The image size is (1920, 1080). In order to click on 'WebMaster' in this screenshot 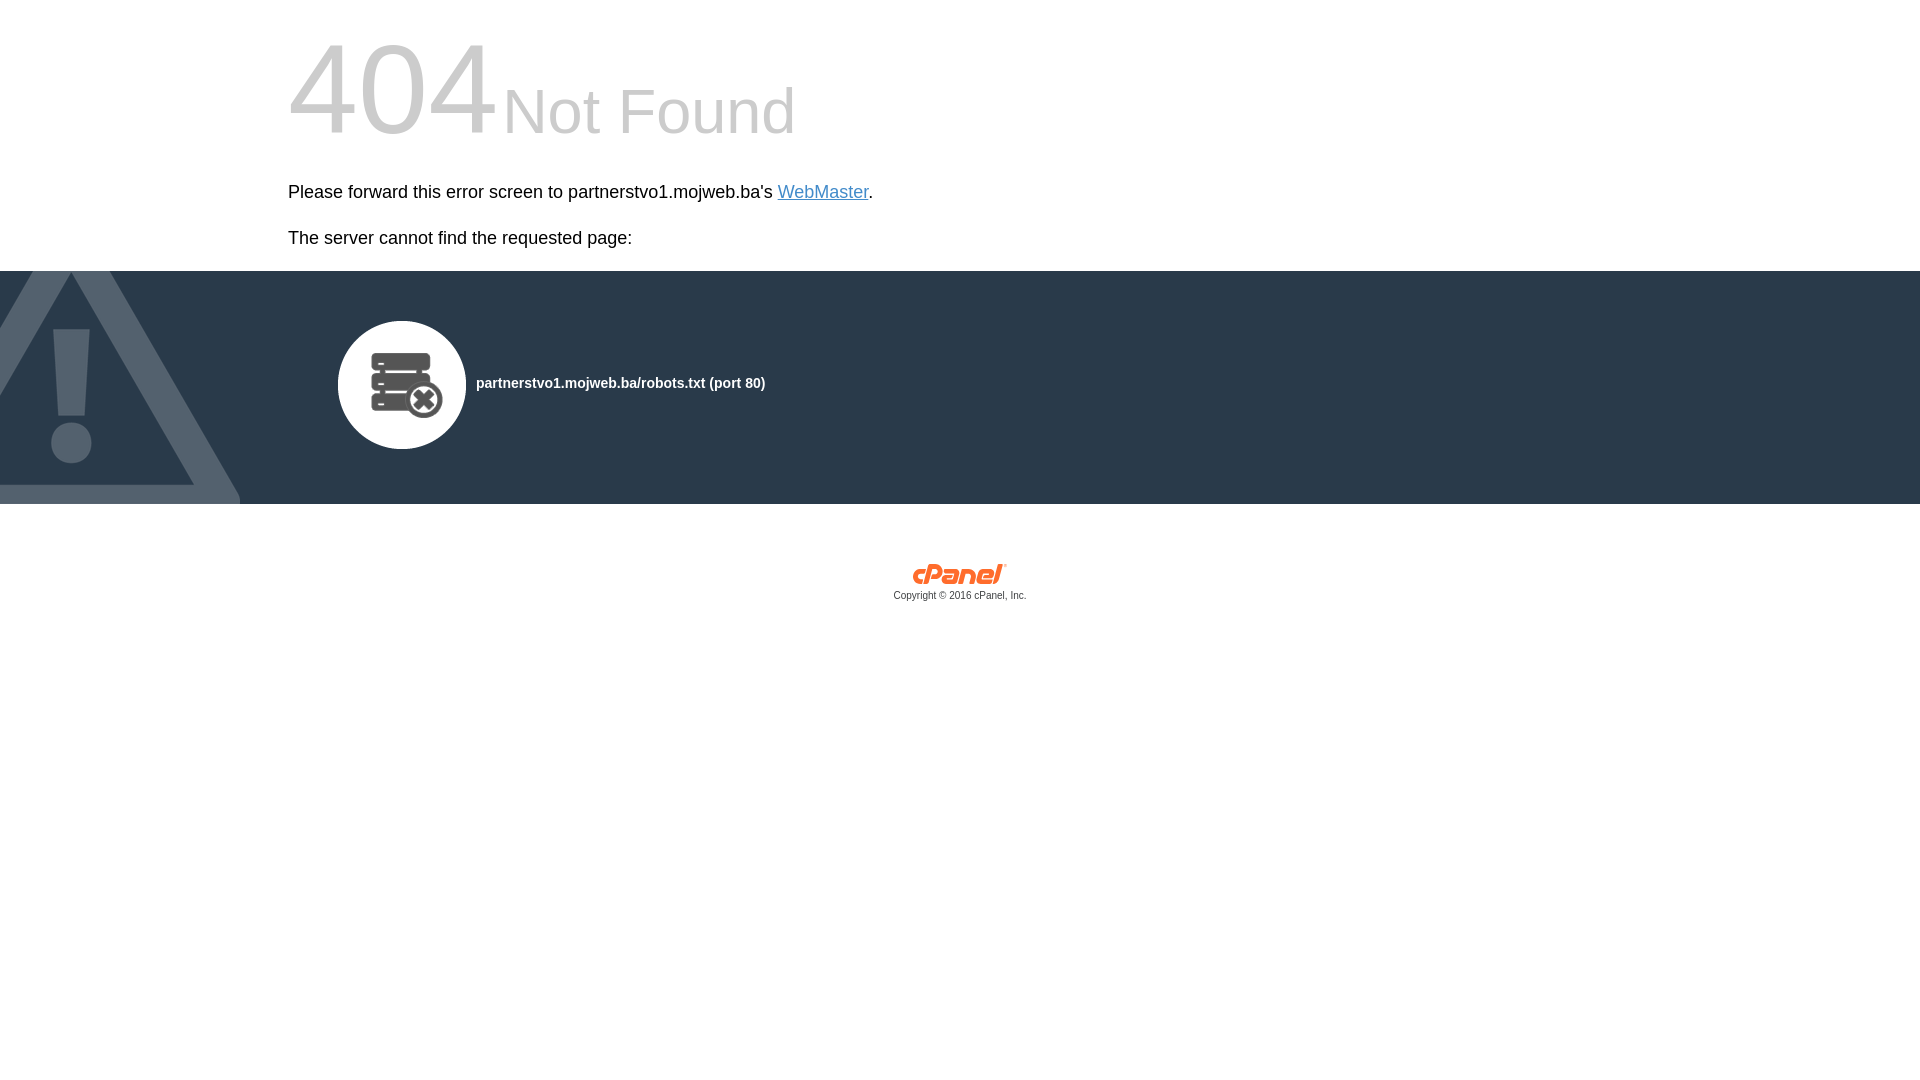, I will do `click(823, 192)`.